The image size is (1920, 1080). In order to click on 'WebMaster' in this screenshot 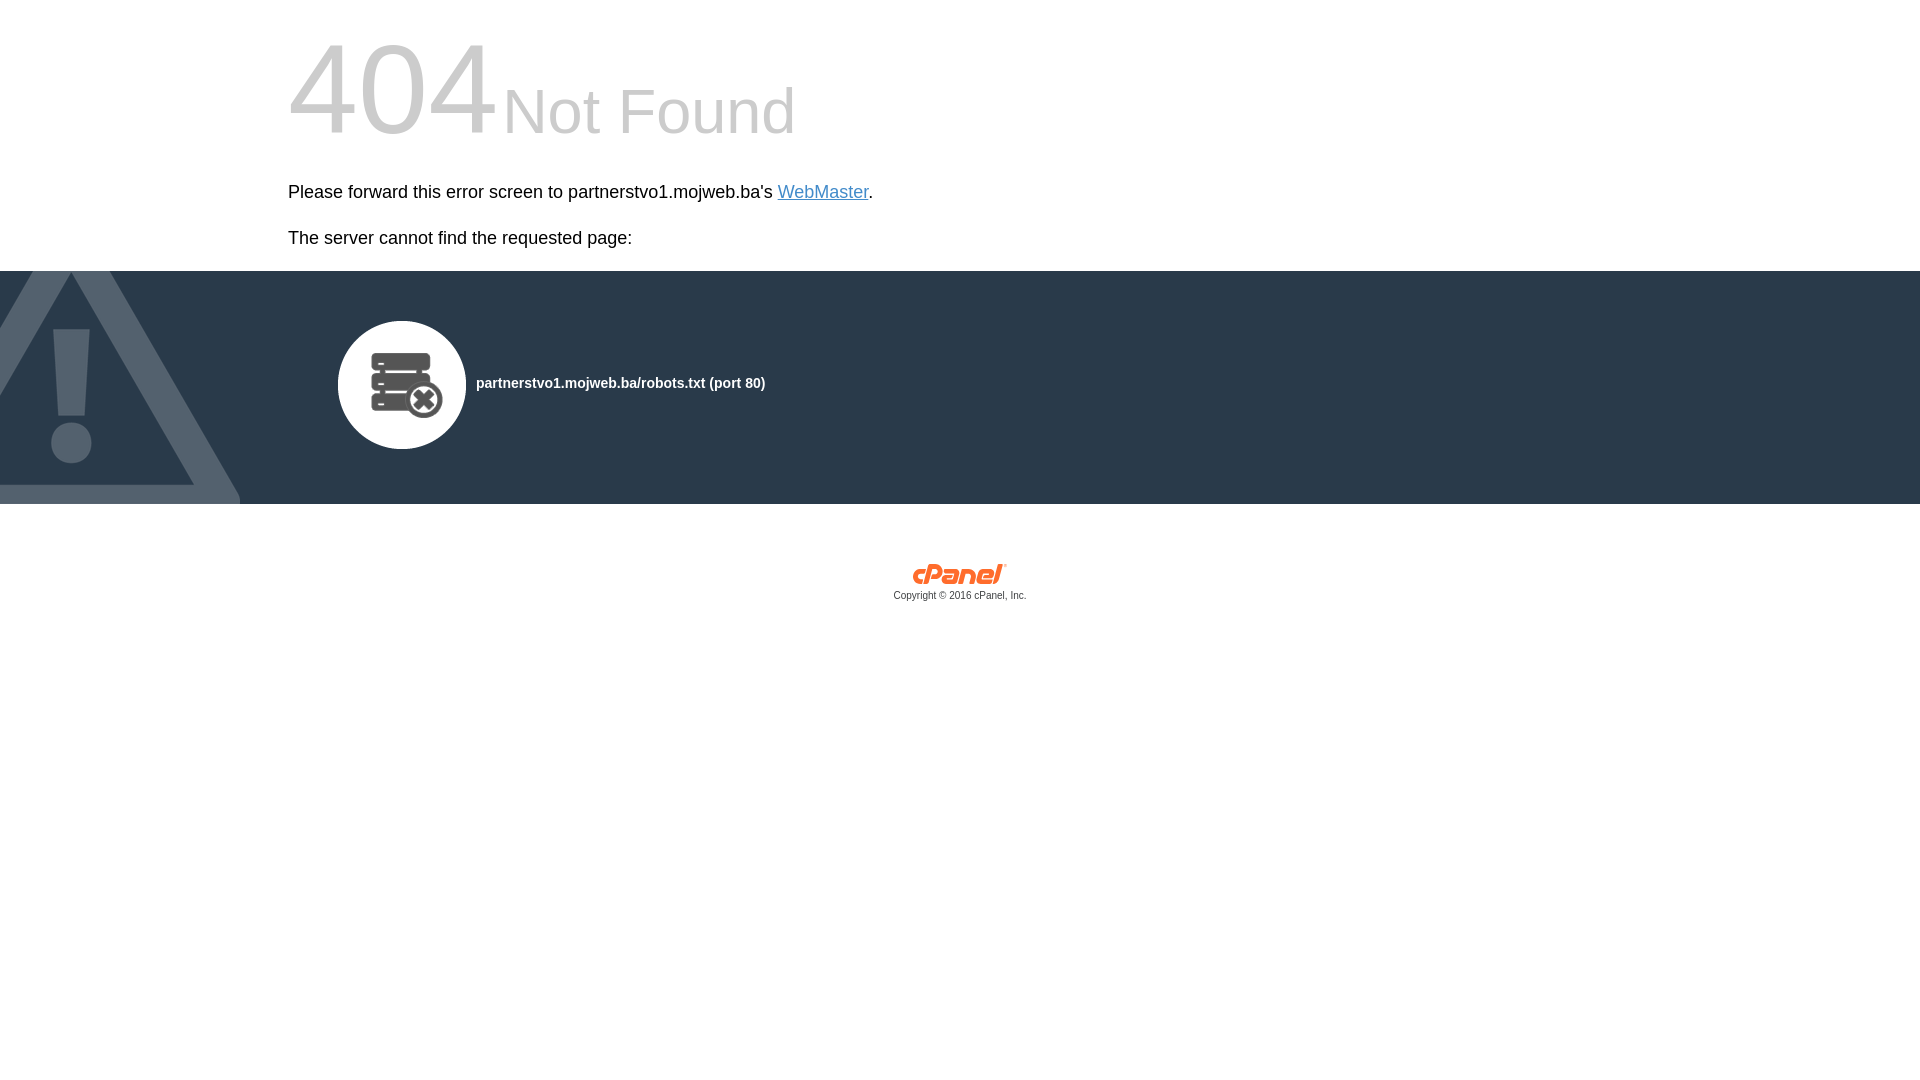, I will do `click(823, 192)`.